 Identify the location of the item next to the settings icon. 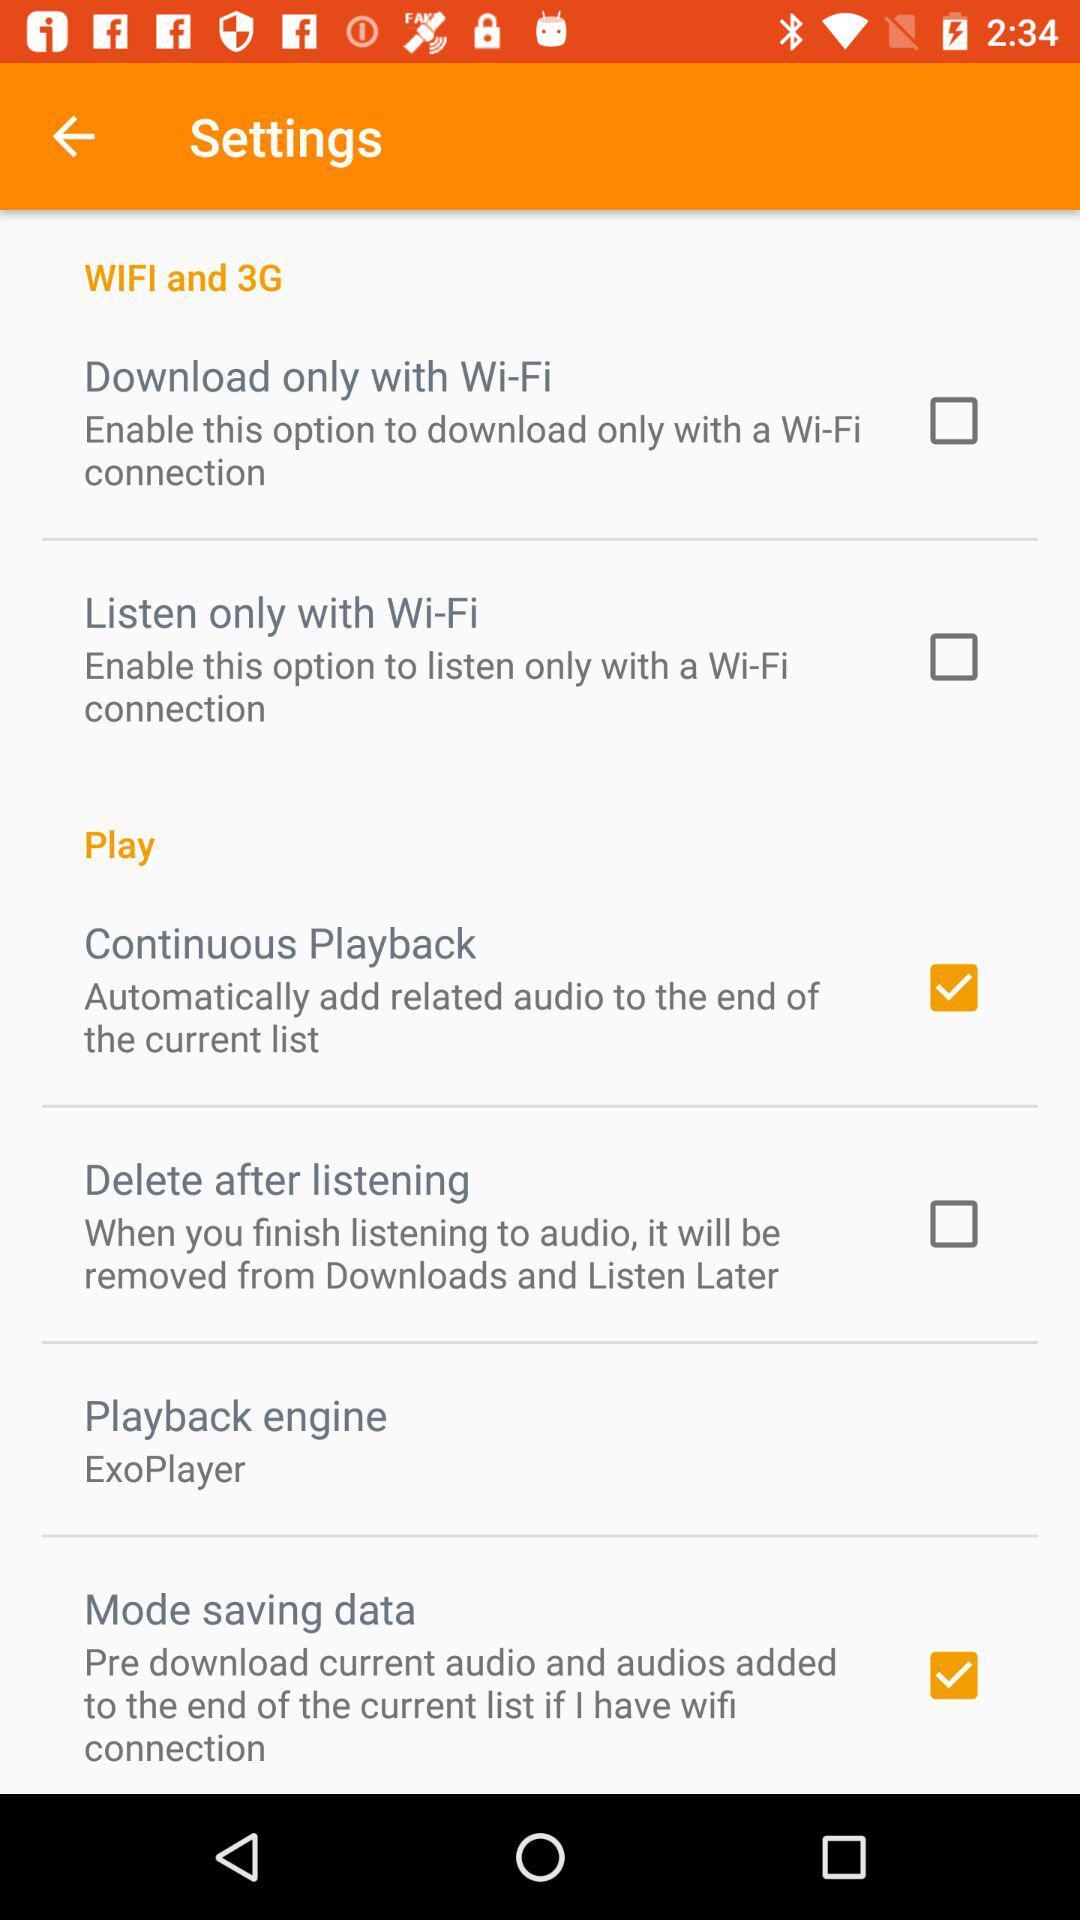
(72, 135).